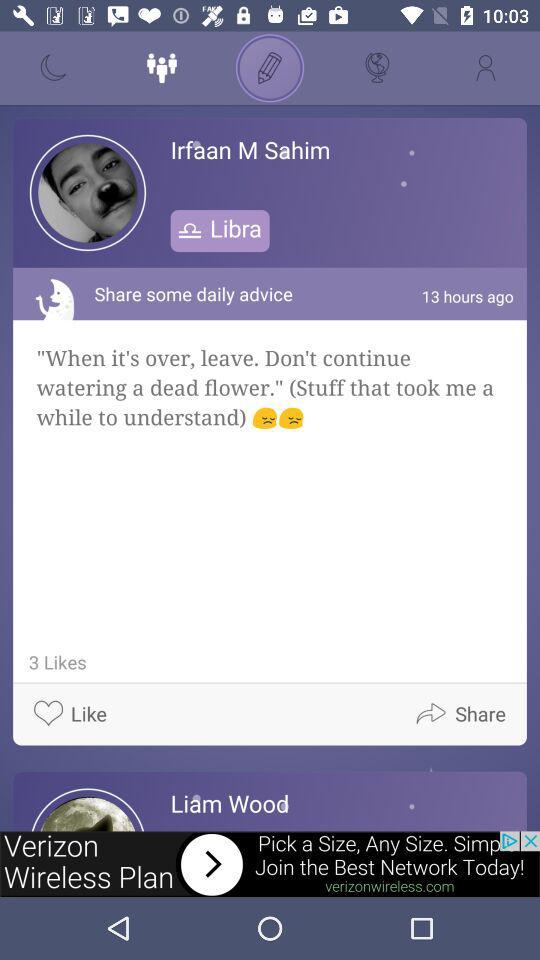 The image size is (540, 960). What do you see at coordinates (270, 68) in the screenshot?
I see `the edit icon` at bounding box center [270, 68].